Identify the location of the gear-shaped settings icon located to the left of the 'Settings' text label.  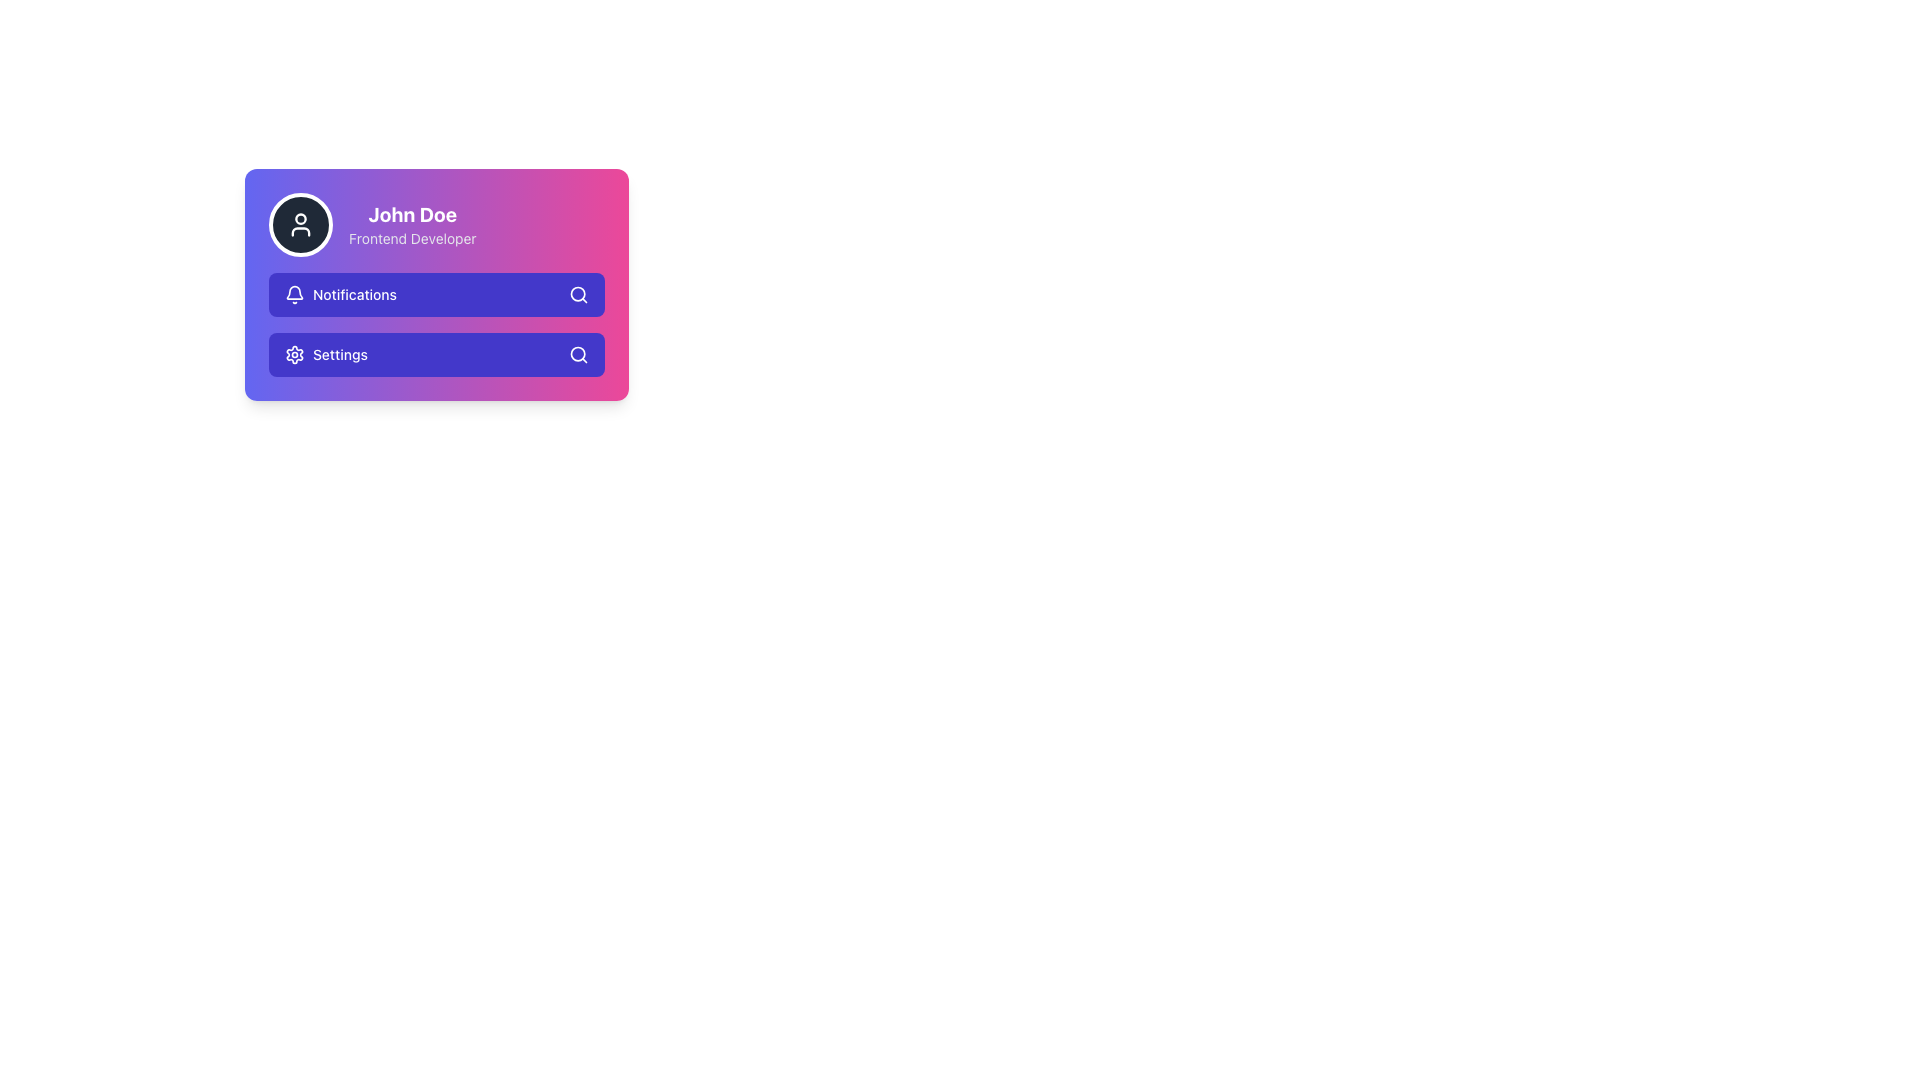
(293, 353).